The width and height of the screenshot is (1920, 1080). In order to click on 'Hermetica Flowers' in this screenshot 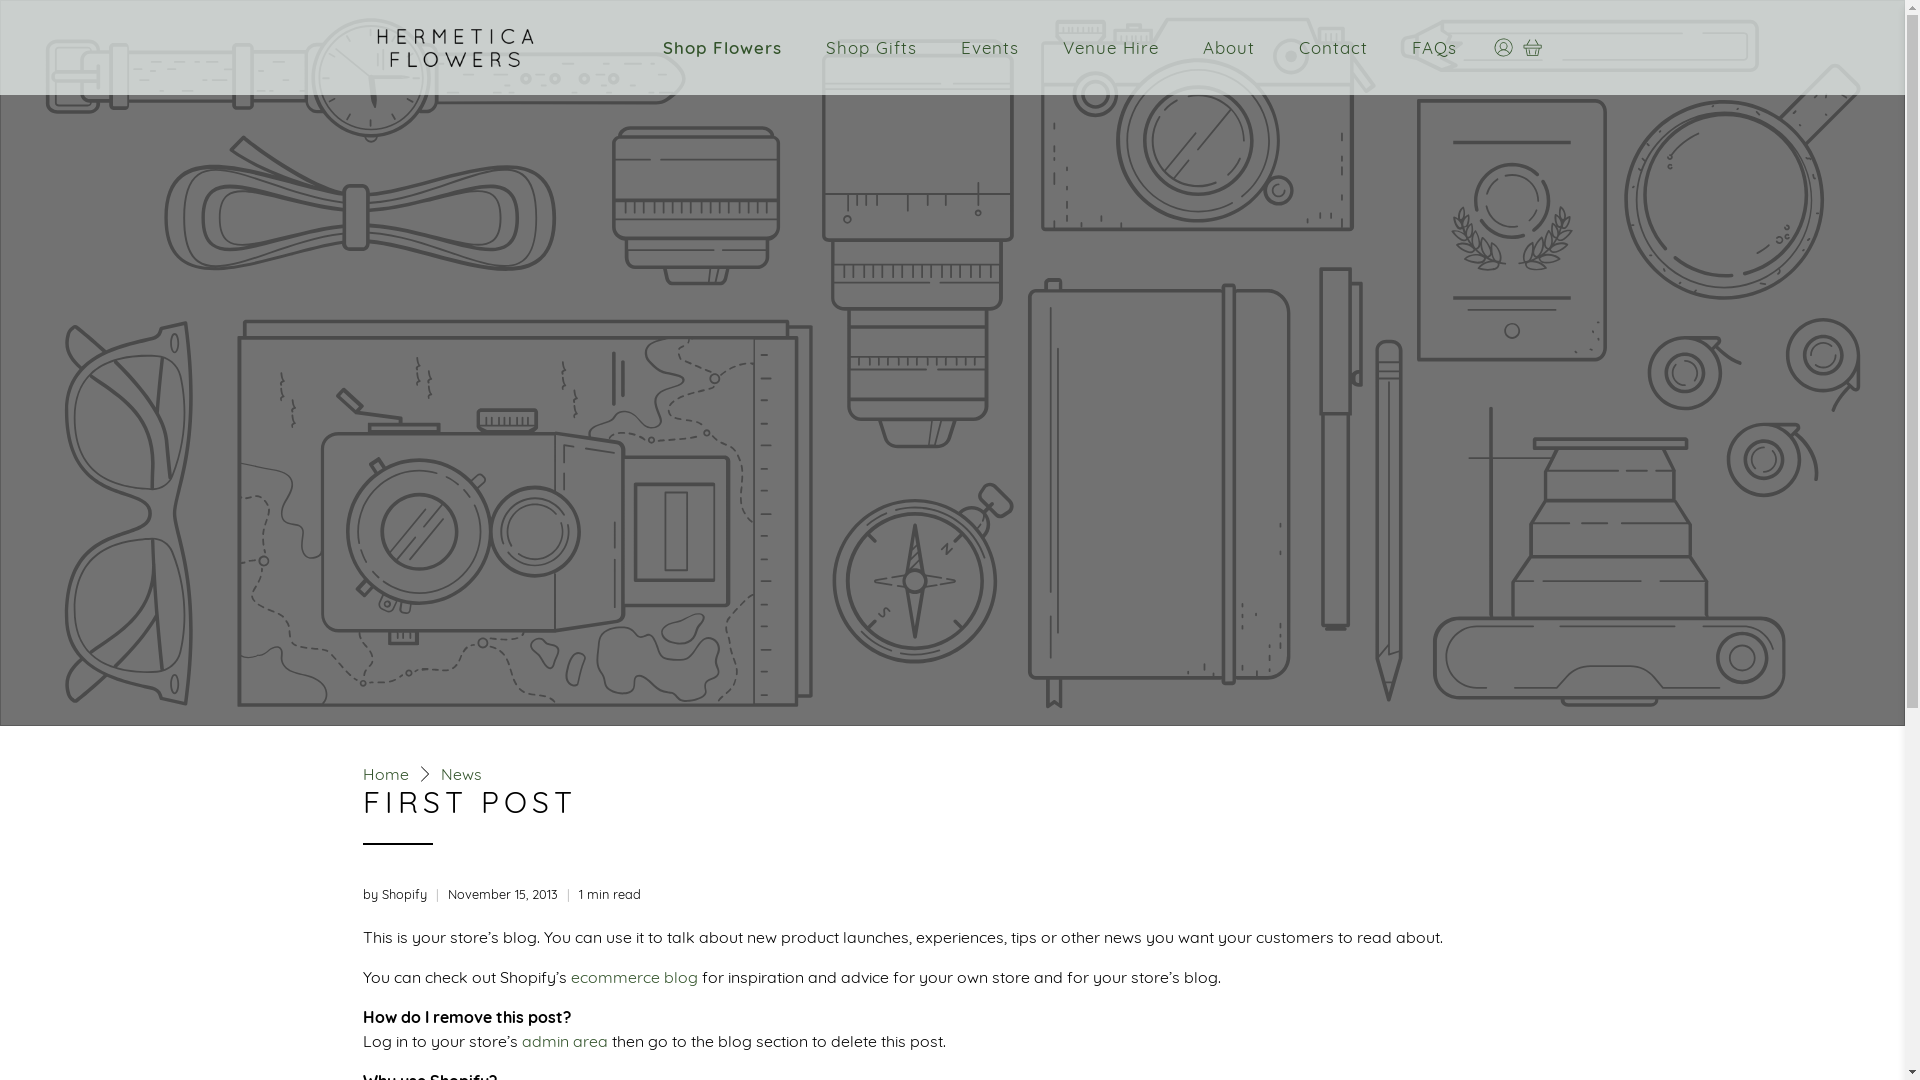, I will do `click(453, 46)`.